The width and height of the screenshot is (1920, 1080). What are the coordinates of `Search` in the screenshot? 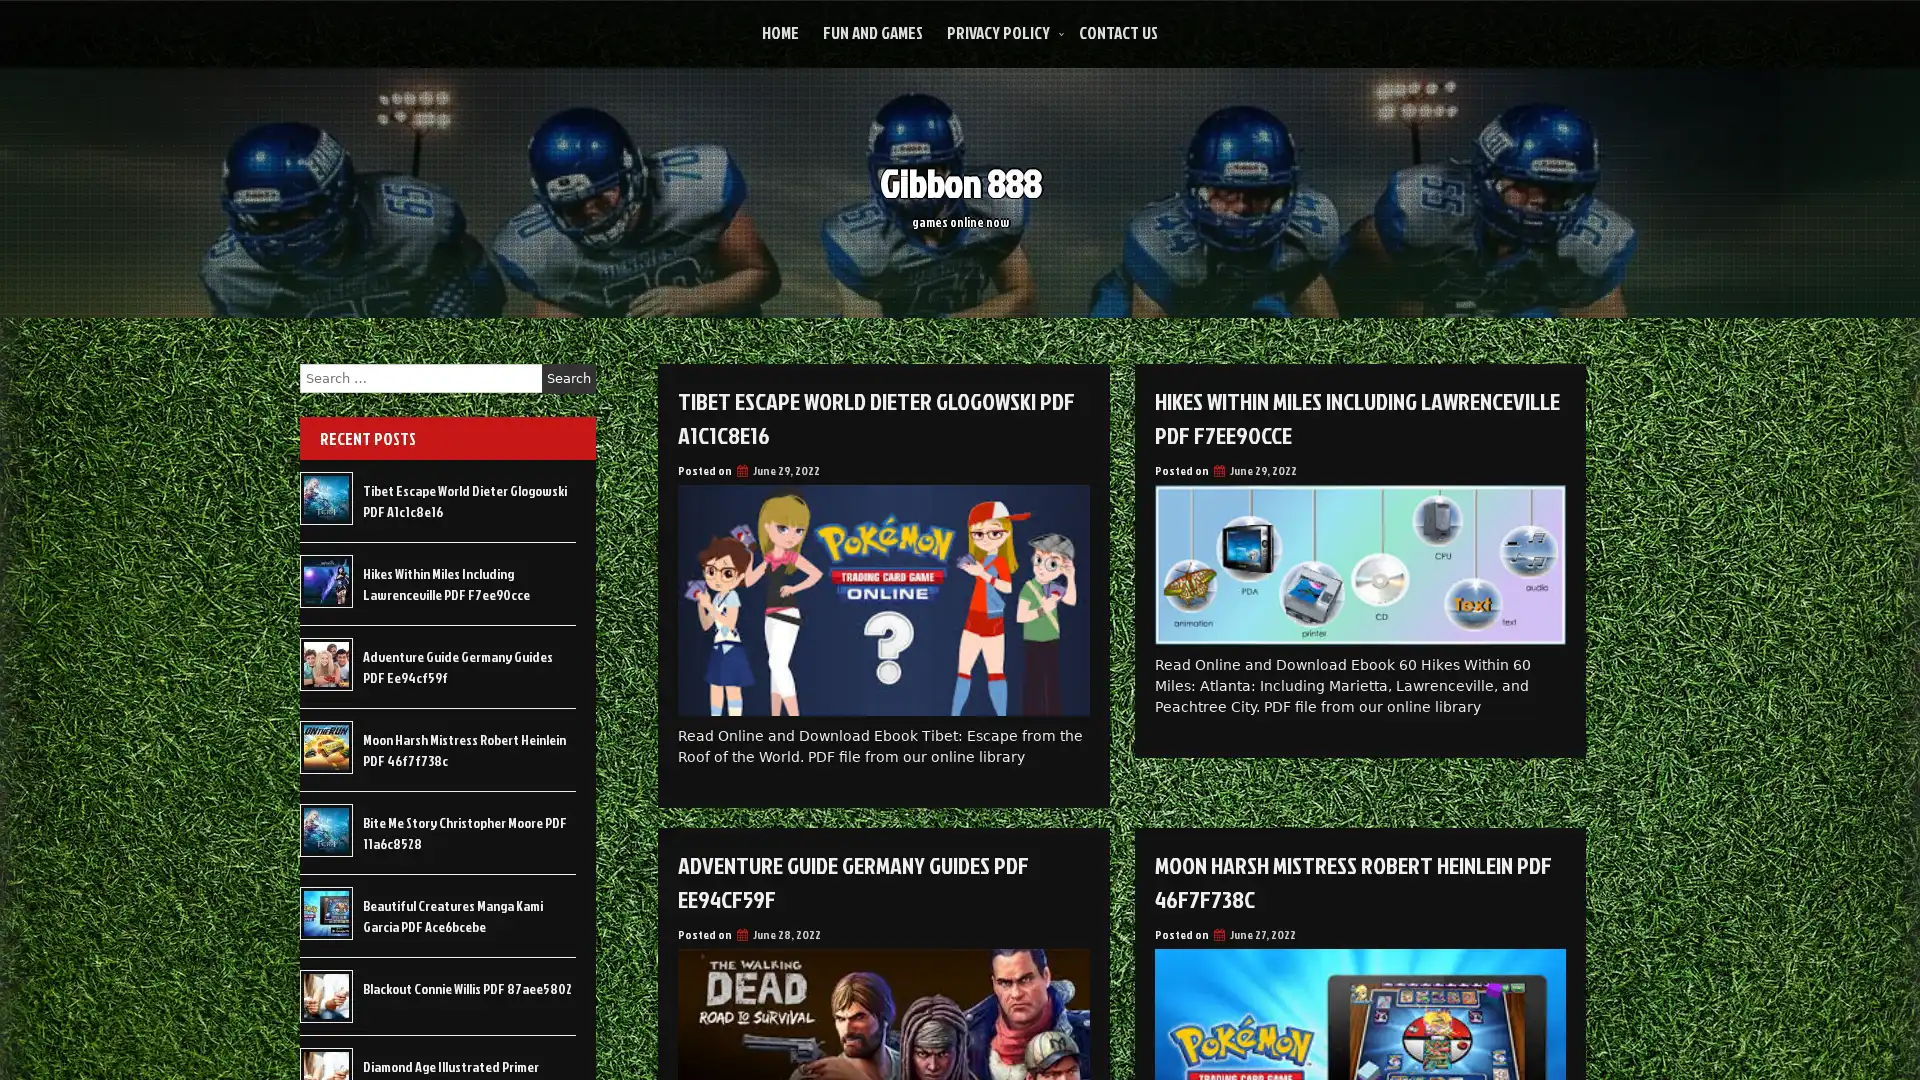 It's located at (568, 378).